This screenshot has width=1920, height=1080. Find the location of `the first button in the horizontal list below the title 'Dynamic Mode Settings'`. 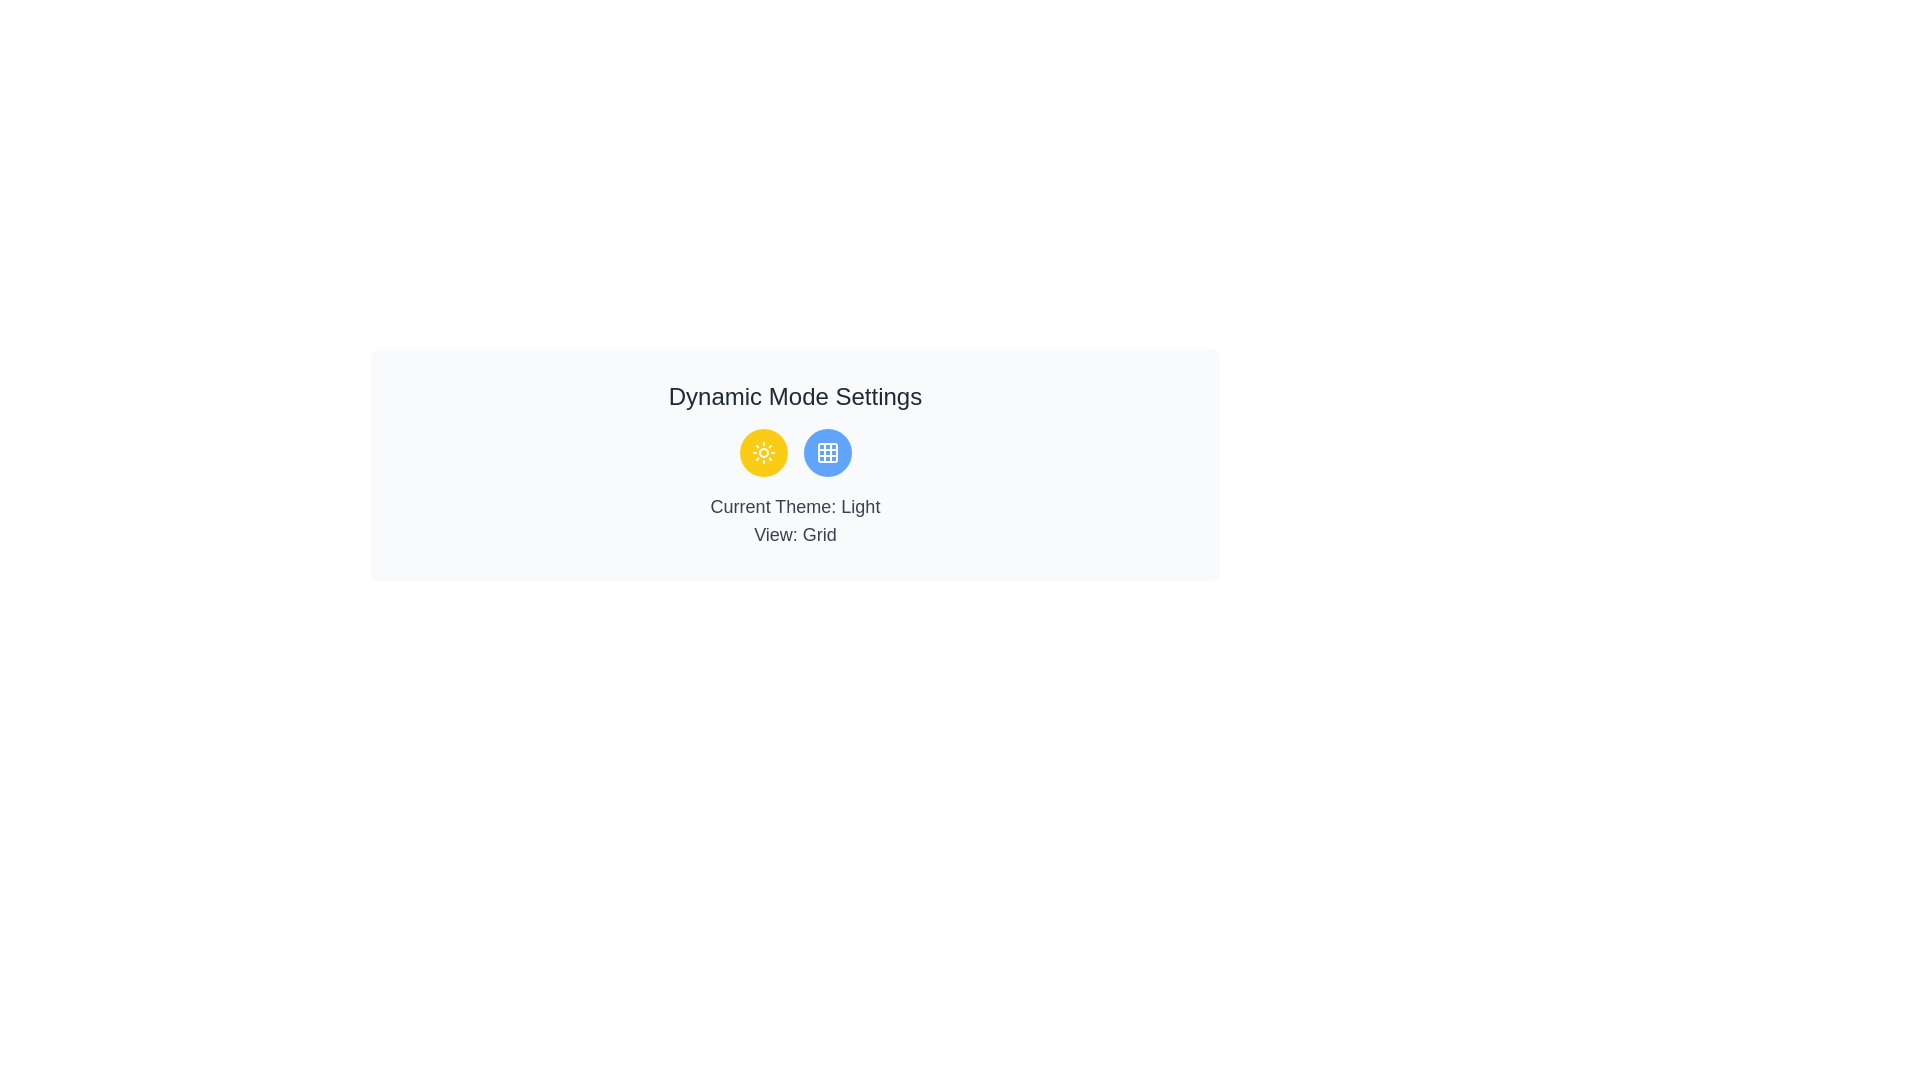

the first button in the horizontal list below the title 'Dynamic Mode Settings' is located at coordinates (762, 452).